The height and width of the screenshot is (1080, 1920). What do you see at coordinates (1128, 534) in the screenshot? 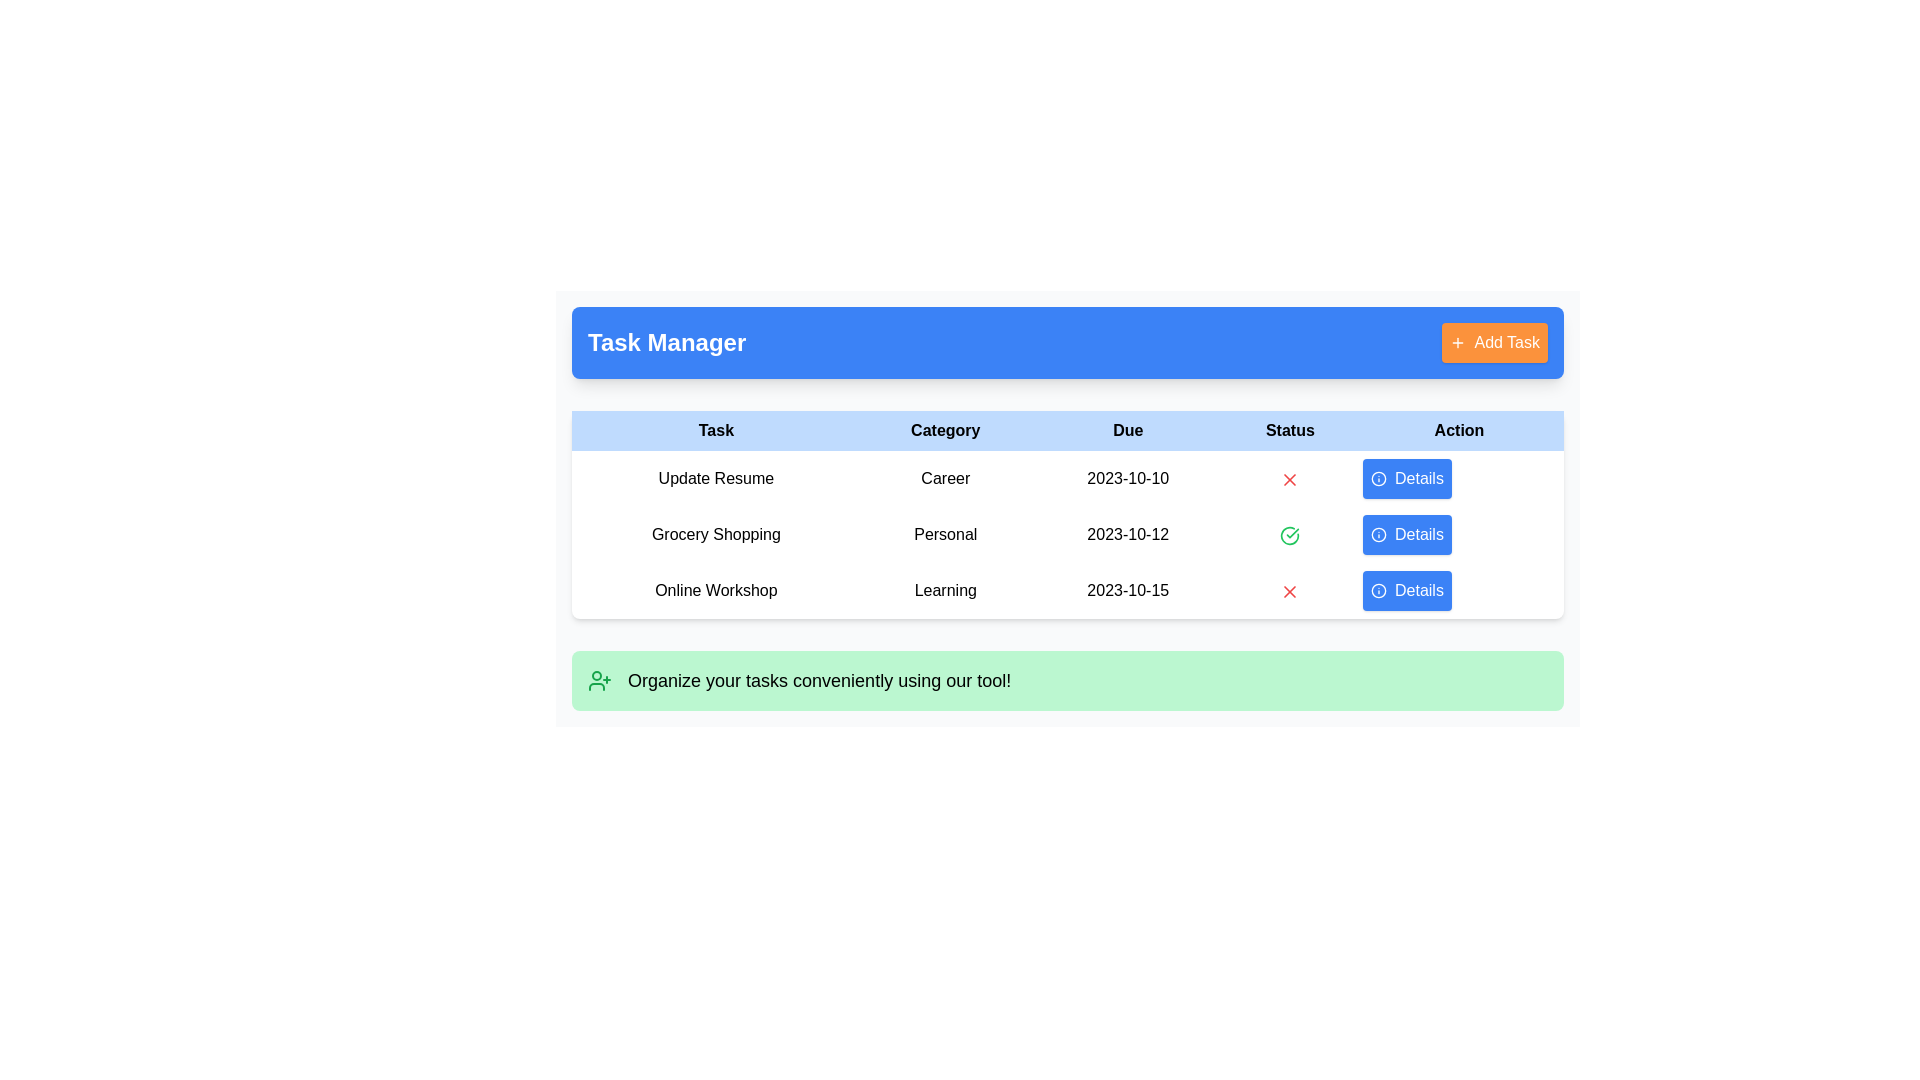
I see `the text label displaying the due date for the 'Grocery Shopping' task in the 'Due' column of the table` at bounding box center [1128, 534].